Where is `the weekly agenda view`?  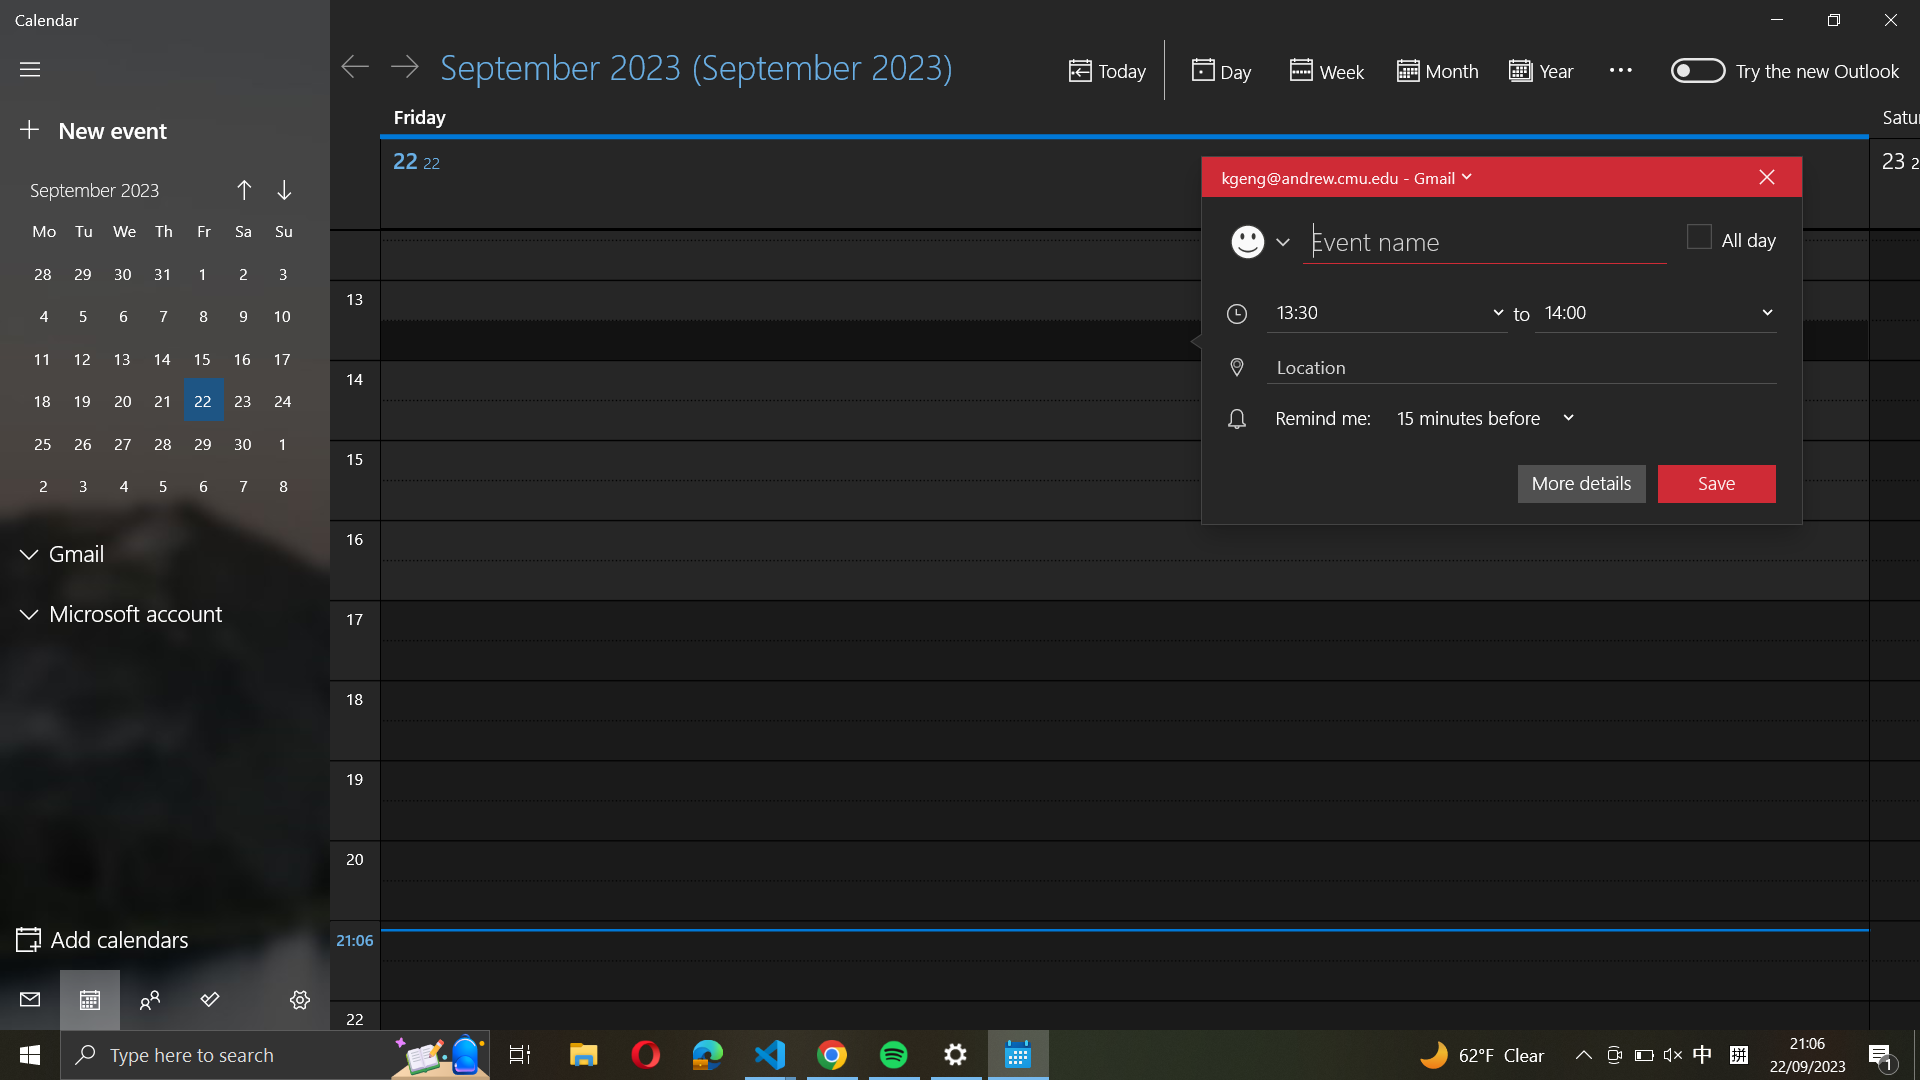 the weekly agenda view is located at coordinates (1324, 70).